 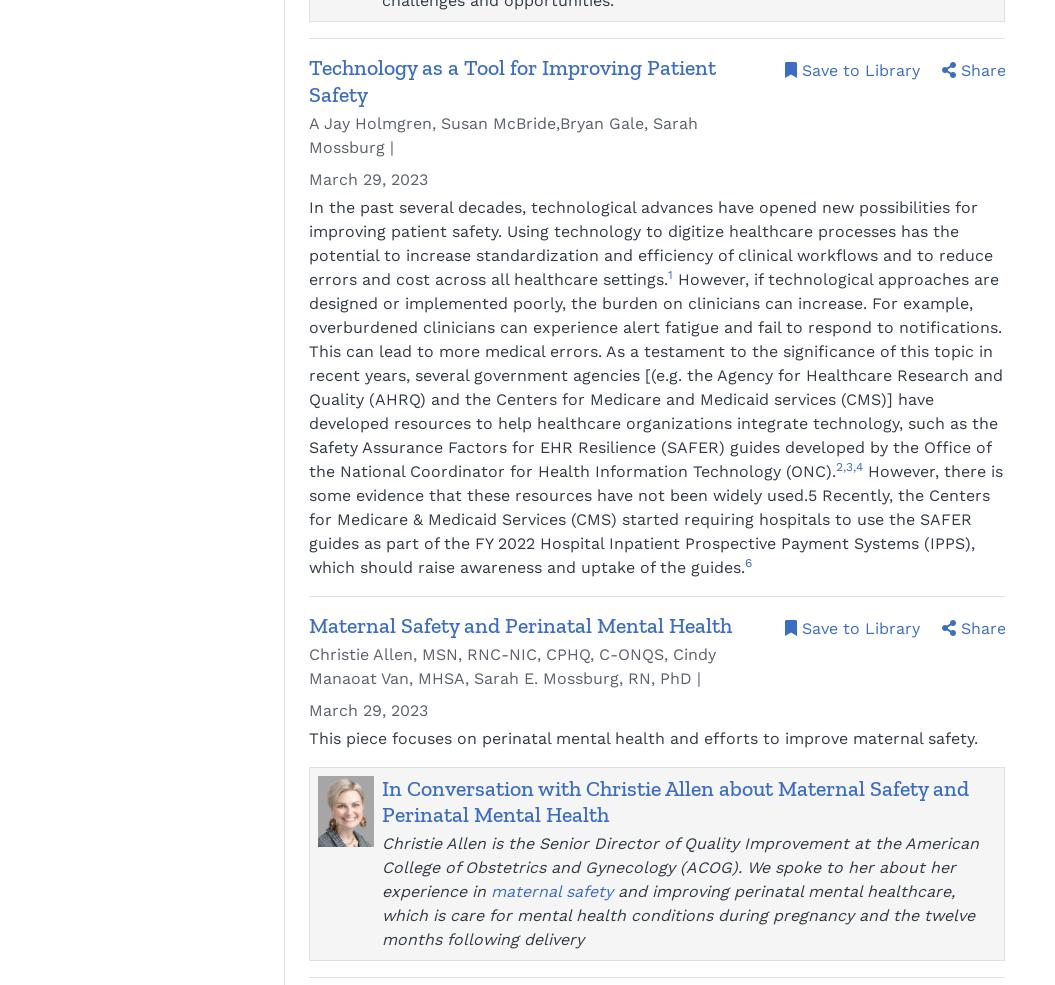 I want to click on 'Christie Allen, MSN, RNC-NIC, CPHQ, C-ONQS, Cindy Manaoat Van, MHSA, Sarah E. Mossburg, RN, PhD
 |', so click(x=308, y=664).